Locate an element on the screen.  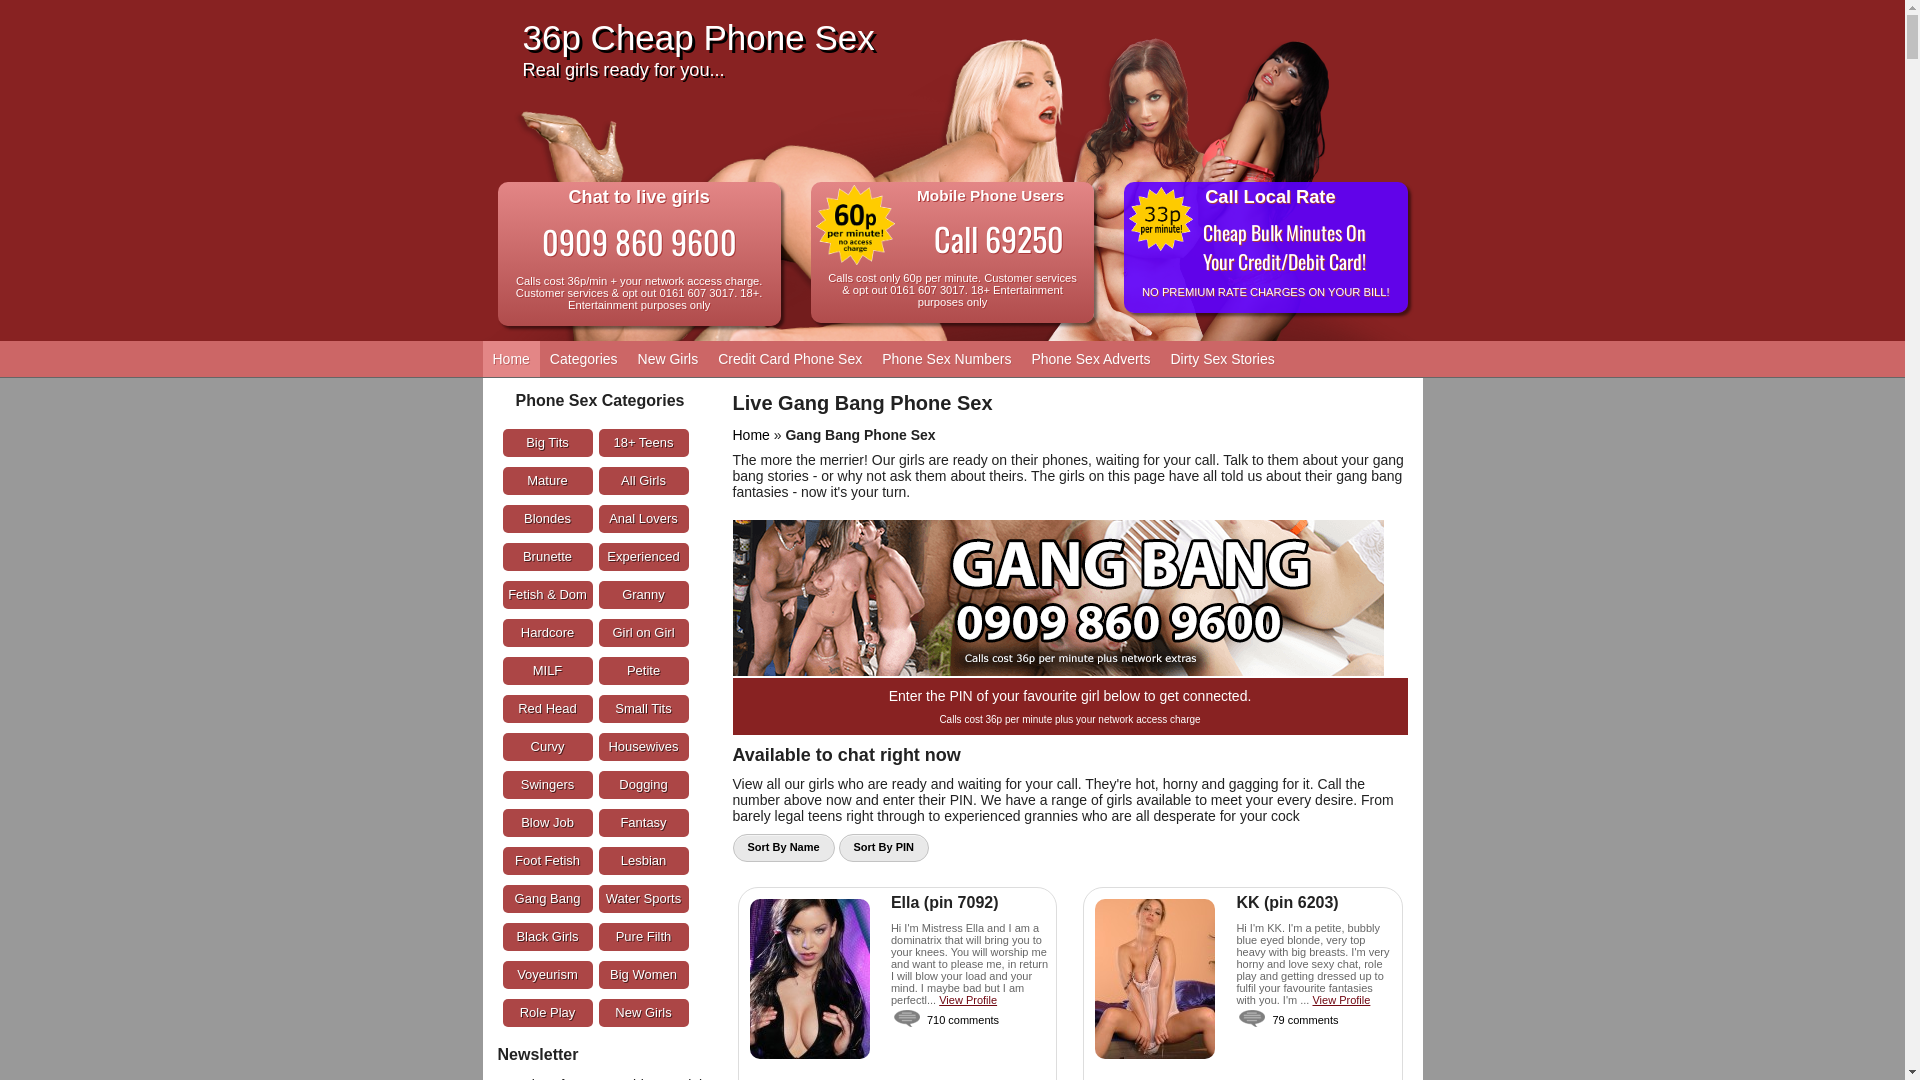
'Gang Bang' is located at coordinates (502, 897).